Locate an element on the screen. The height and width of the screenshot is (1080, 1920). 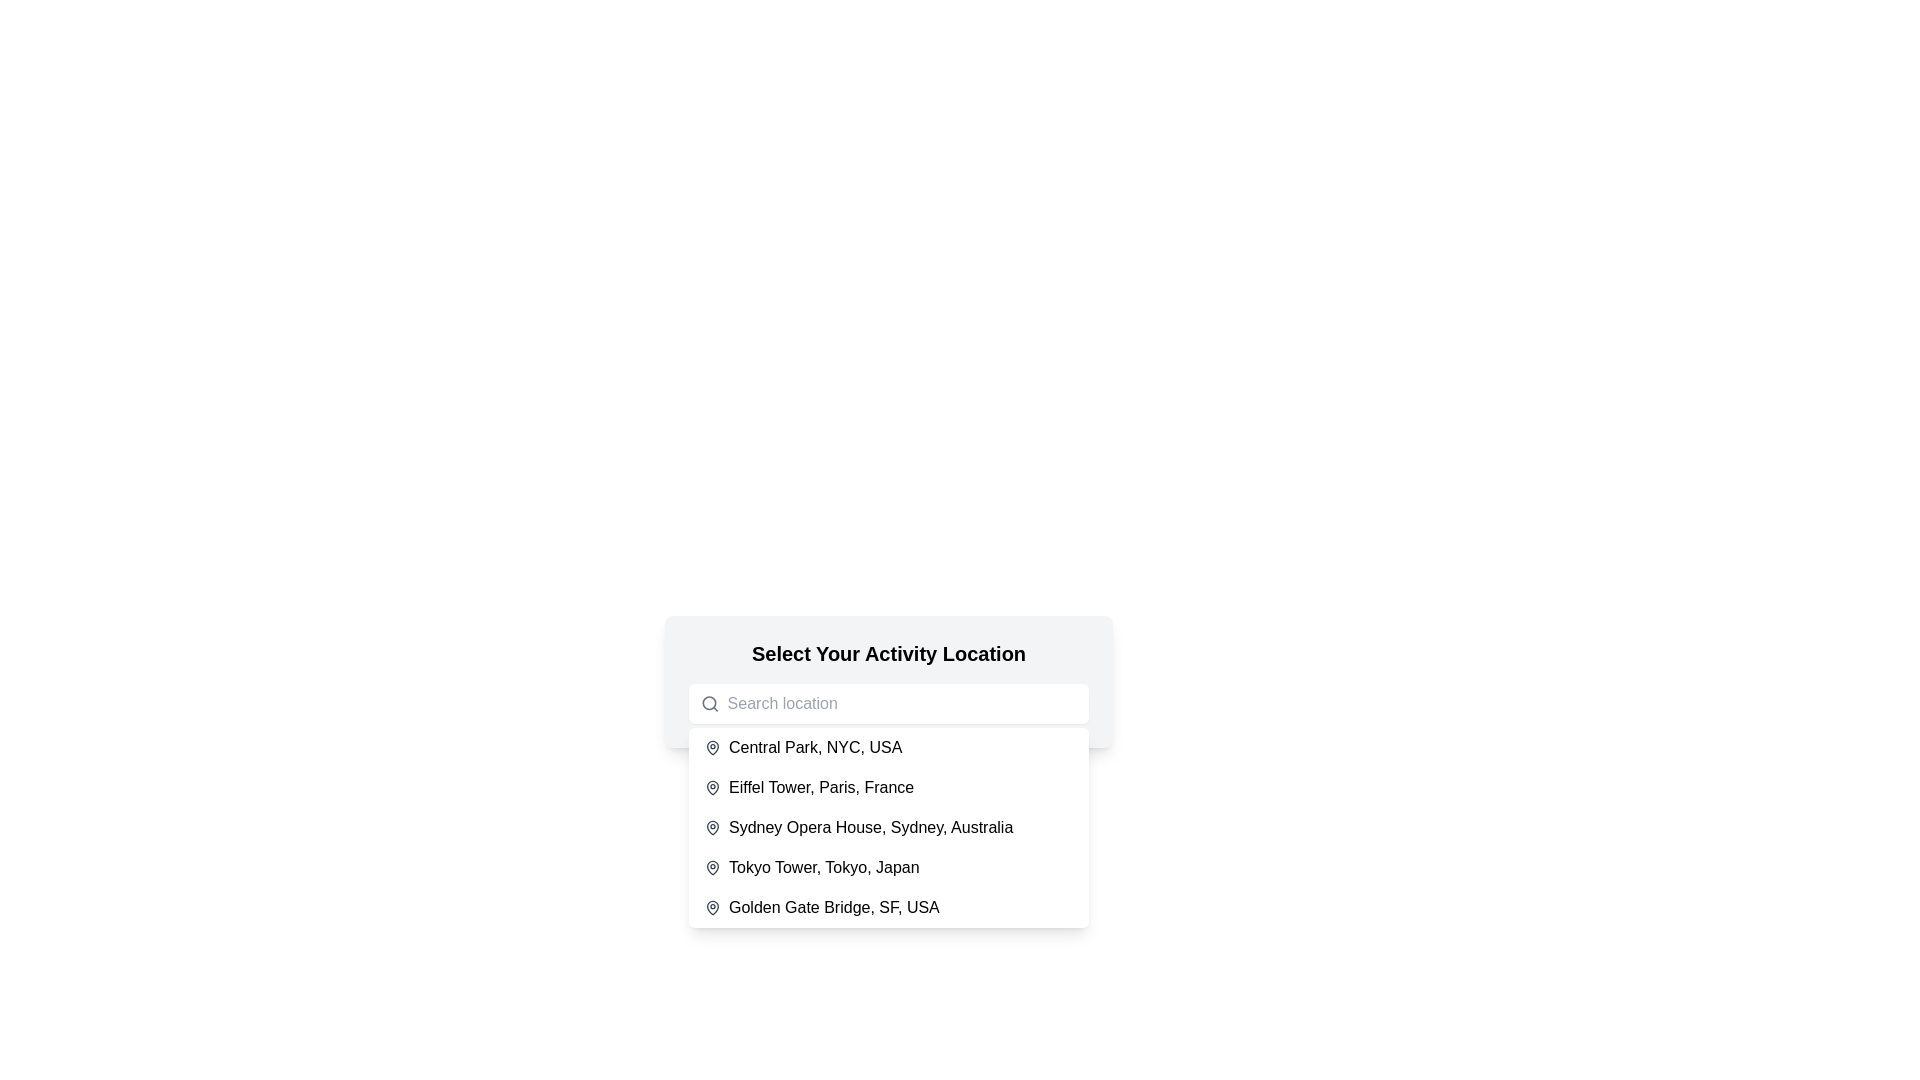
the map pin icon located to the left of the text for 'Tokyo Tower, Tokyo, Japan' is located at coordinates (713, 866).